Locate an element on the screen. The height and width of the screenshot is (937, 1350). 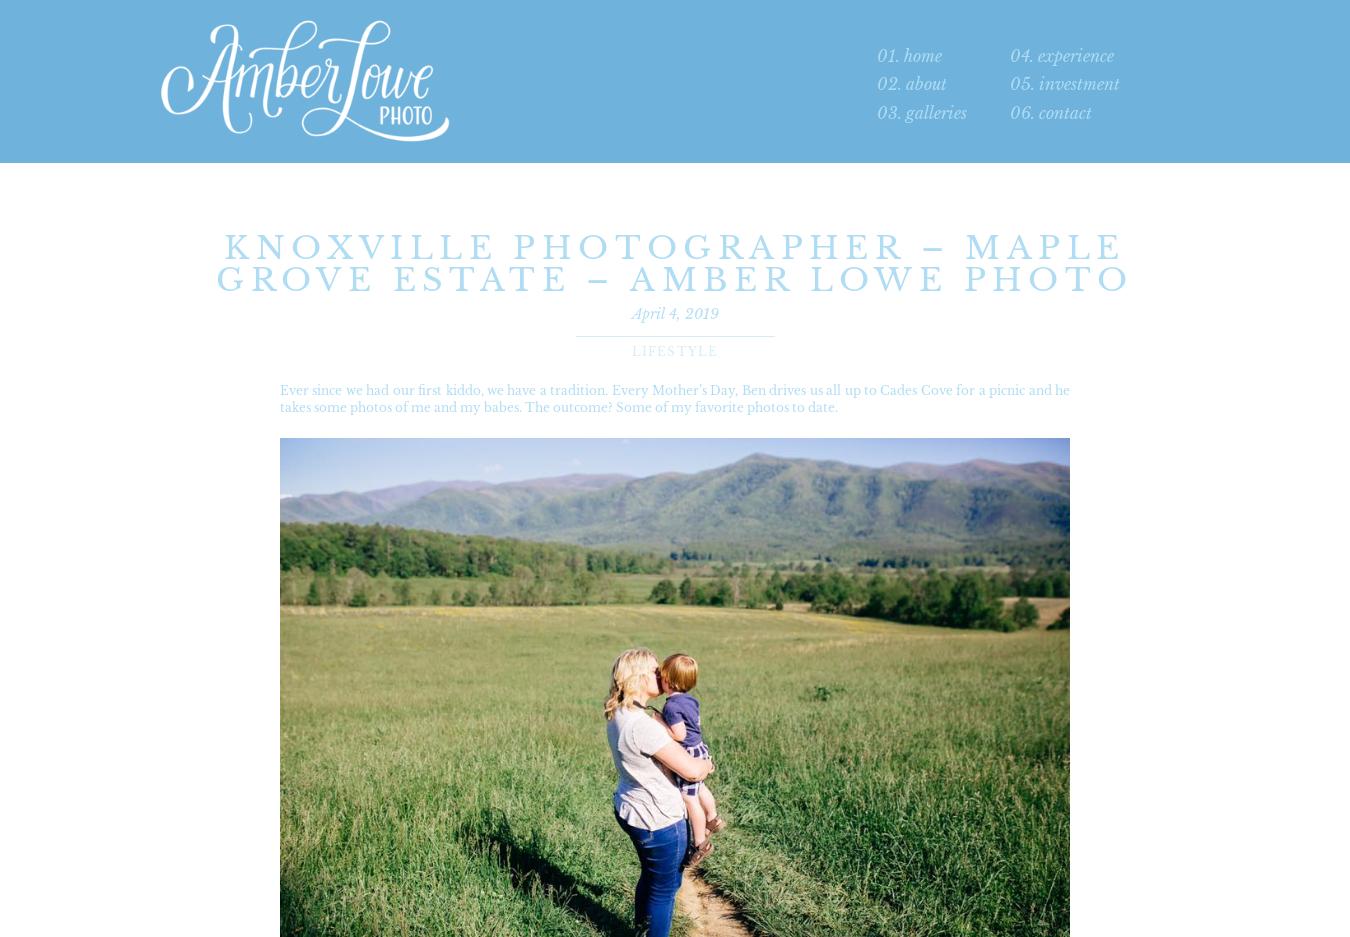
'06. contact' is located at coordinates (1050, 113).